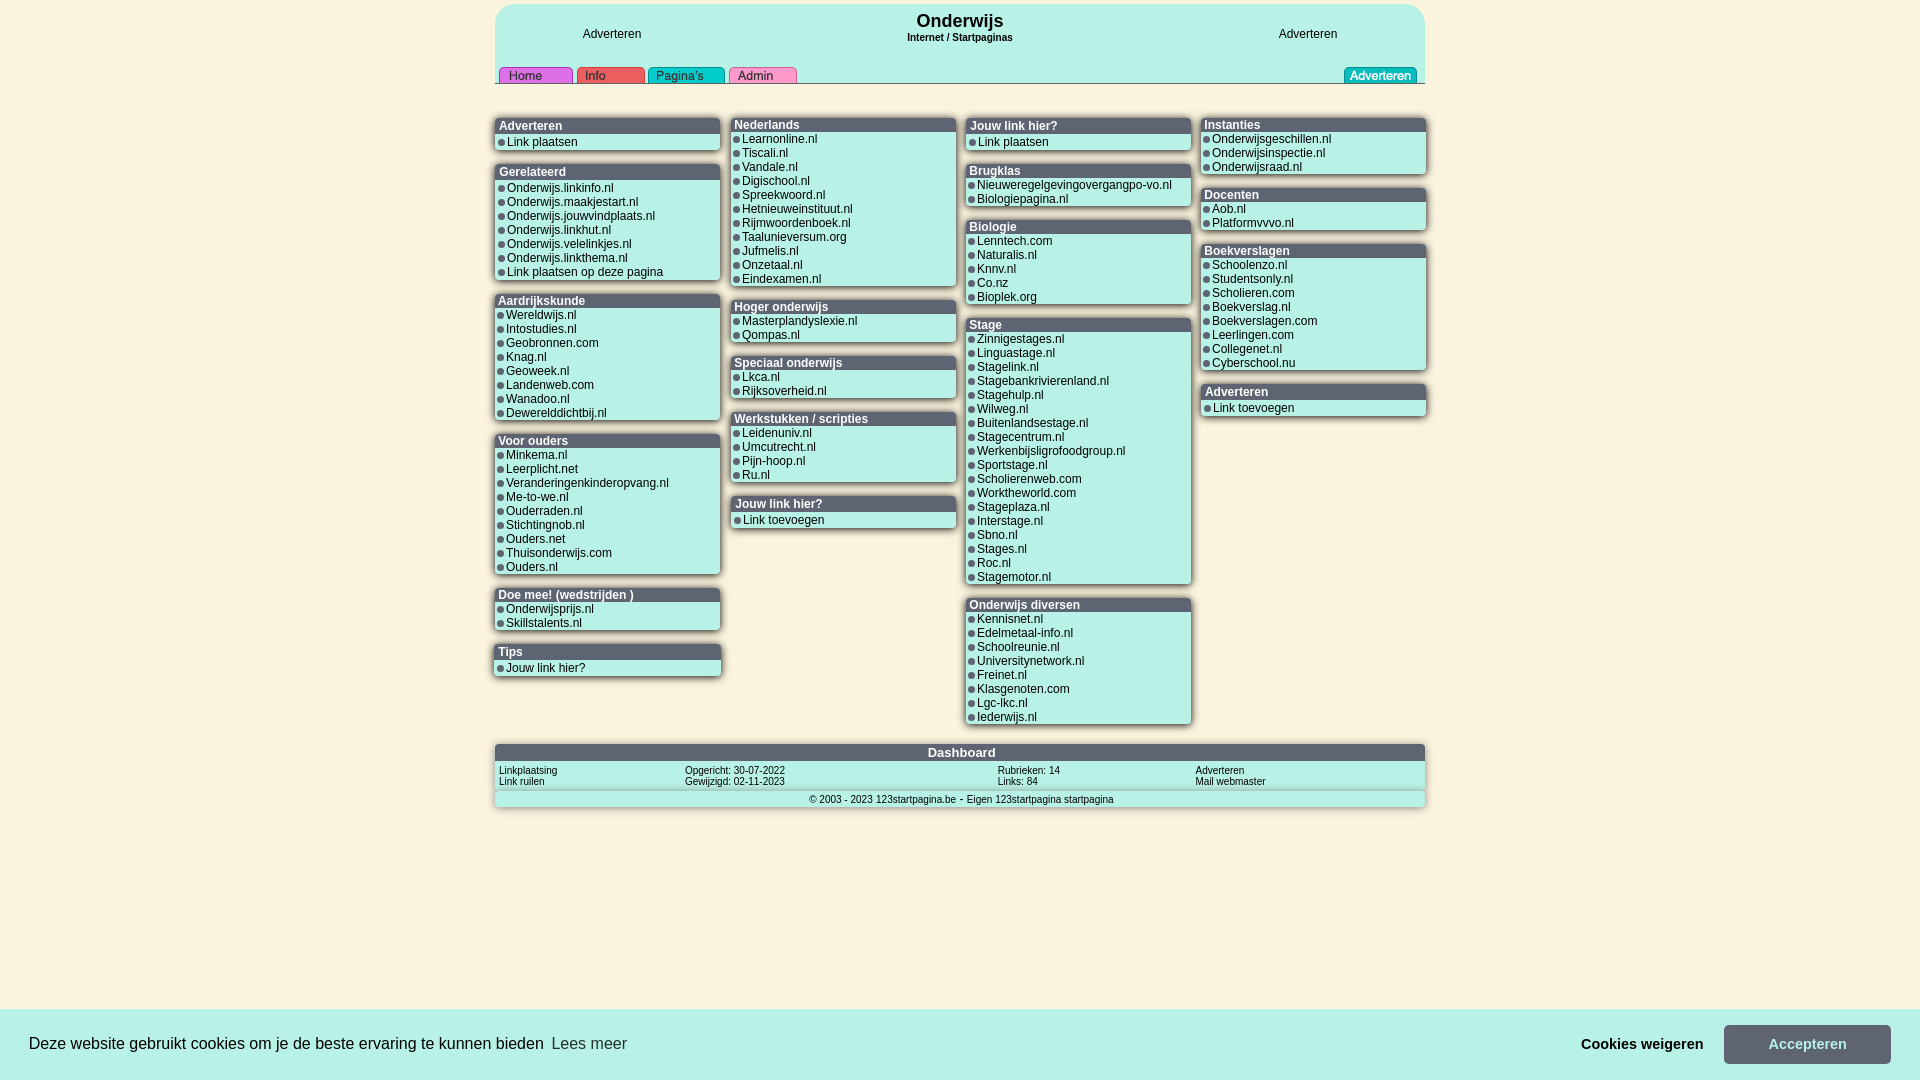  Describe the element at coordinates (526, 356) in the screenshot. I see `'Knag.nl'` at that location.